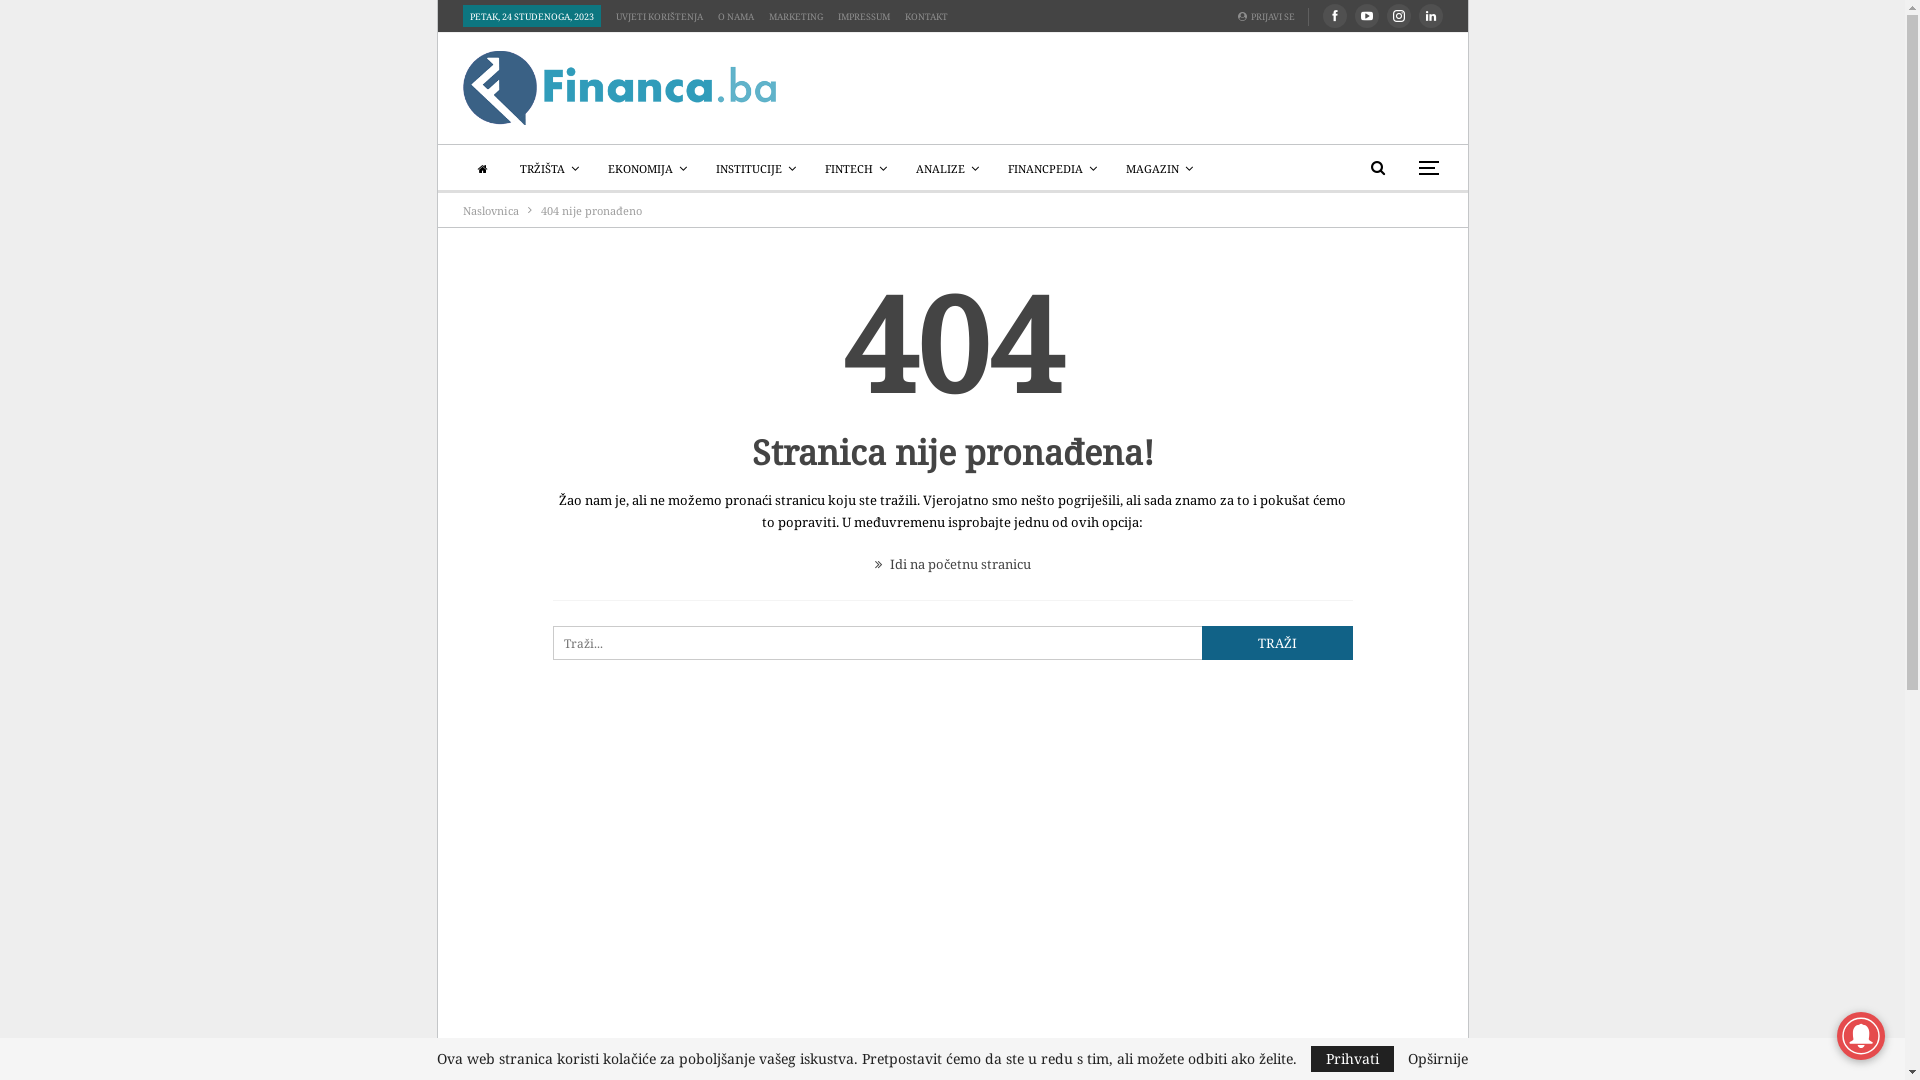 The height and width of the screenshot is (1080, 1920). Describe the element at coordinates (1159, 168) in the screenshot. I see `'MAGAZIN'` at that location.